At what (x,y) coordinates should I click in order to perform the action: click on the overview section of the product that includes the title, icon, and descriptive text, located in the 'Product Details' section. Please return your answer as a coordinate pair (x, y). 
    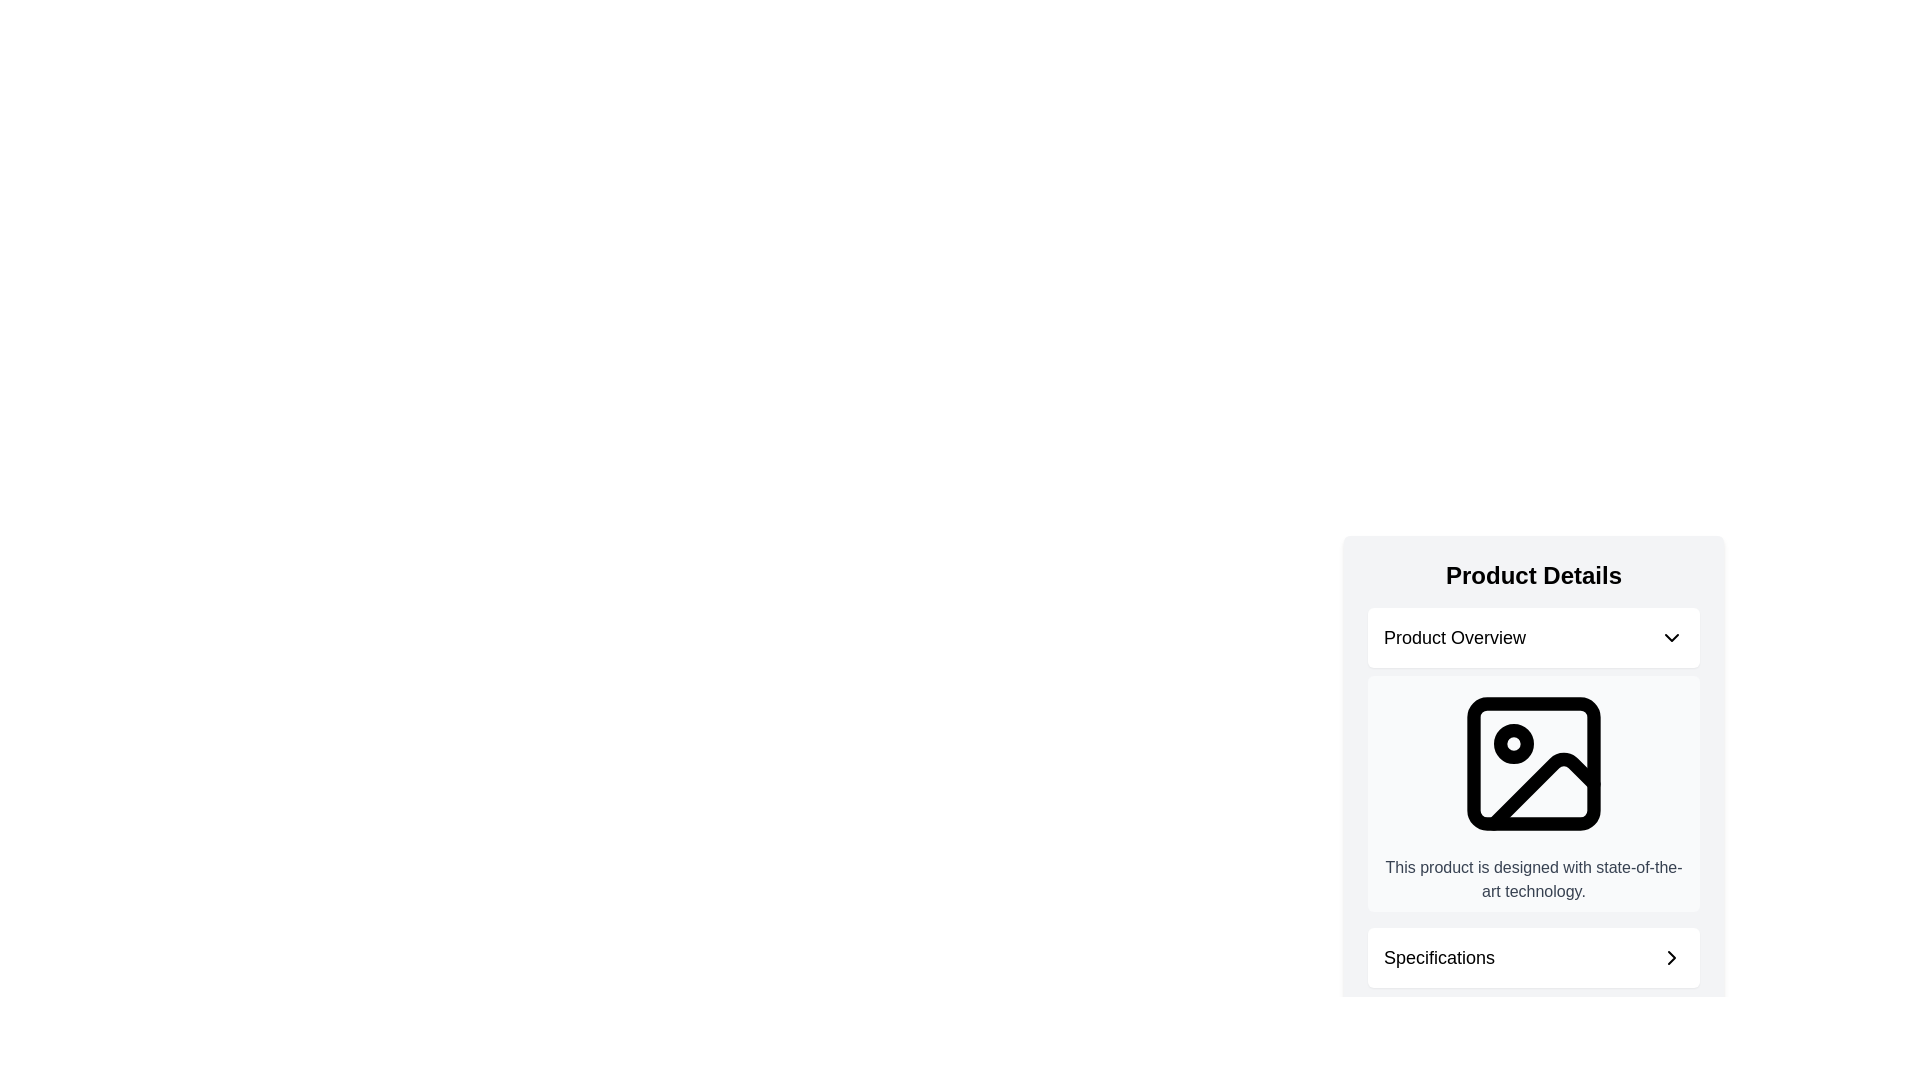
    Looking at the image, I should click on (1533, 759).